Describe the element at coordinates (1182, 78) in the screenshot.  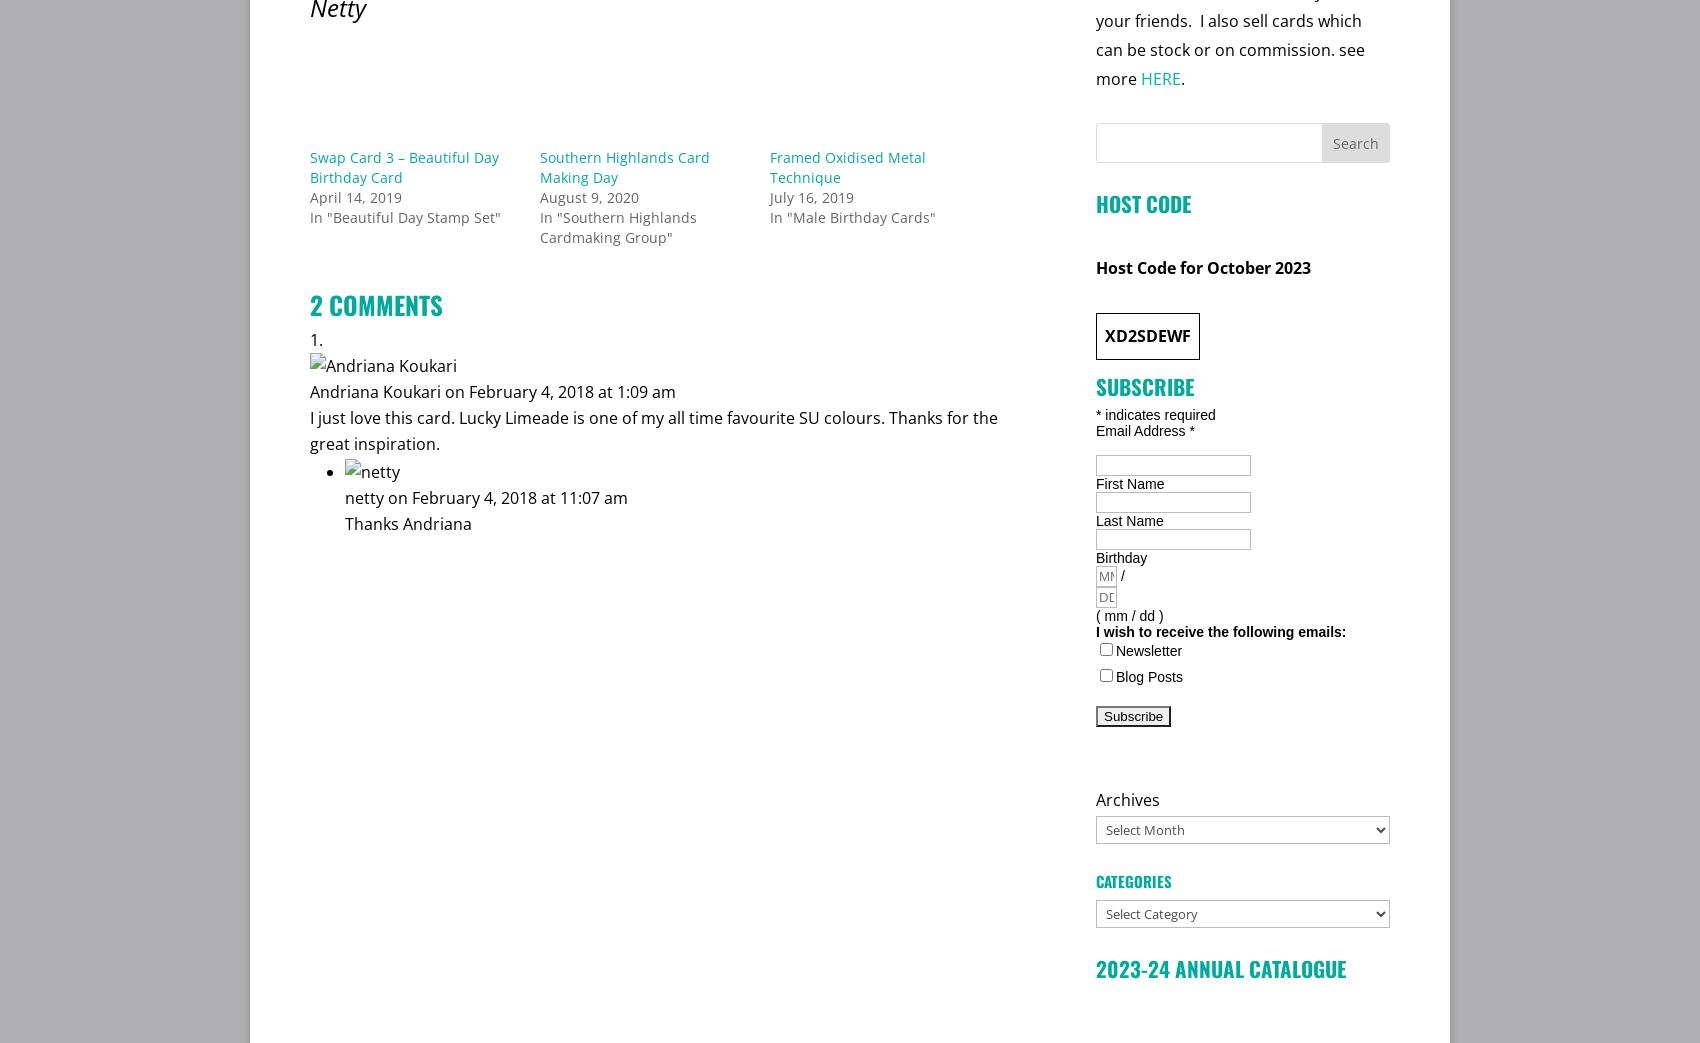
I see `'.'` at that location.